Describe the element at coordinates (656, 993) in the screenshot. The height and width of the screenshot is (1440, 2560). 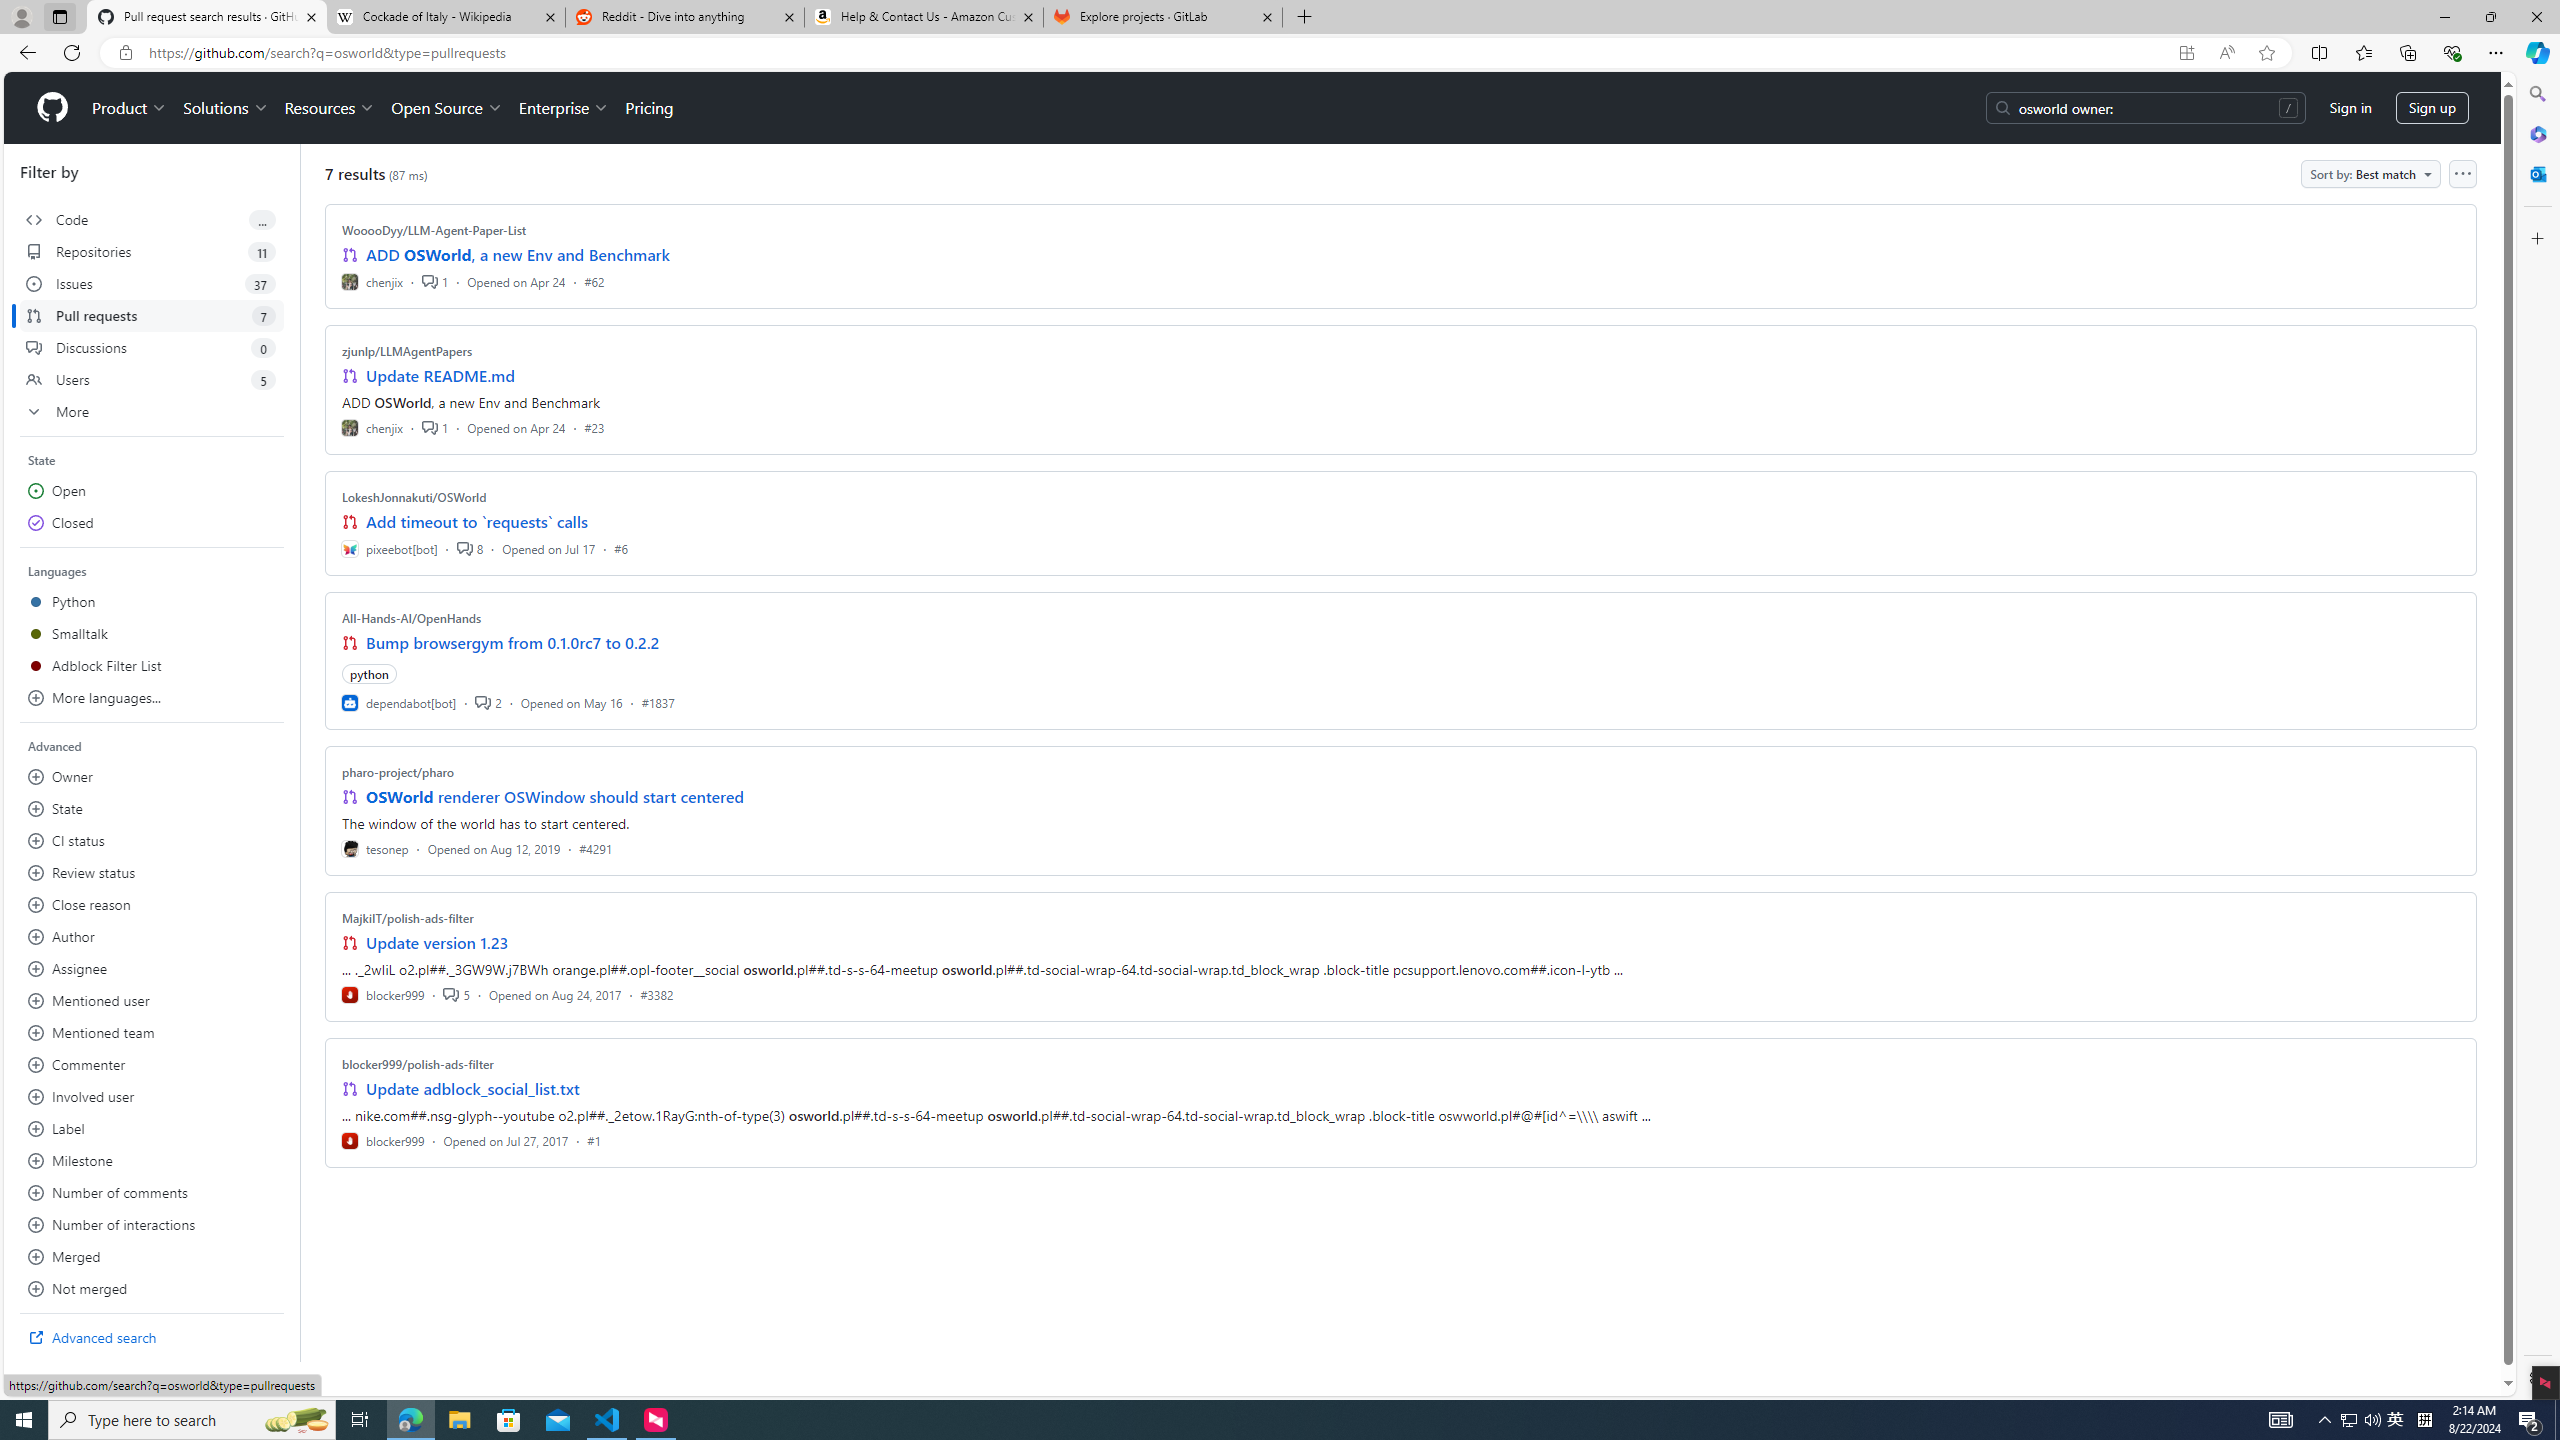
I see `'#3382'` at that location.